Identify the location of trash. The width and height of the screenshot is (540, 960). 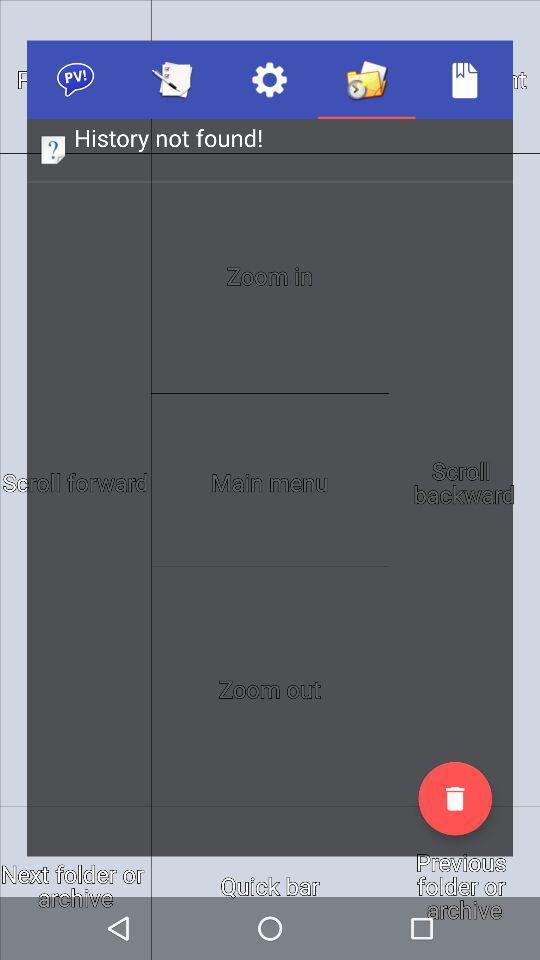
(455, 798).